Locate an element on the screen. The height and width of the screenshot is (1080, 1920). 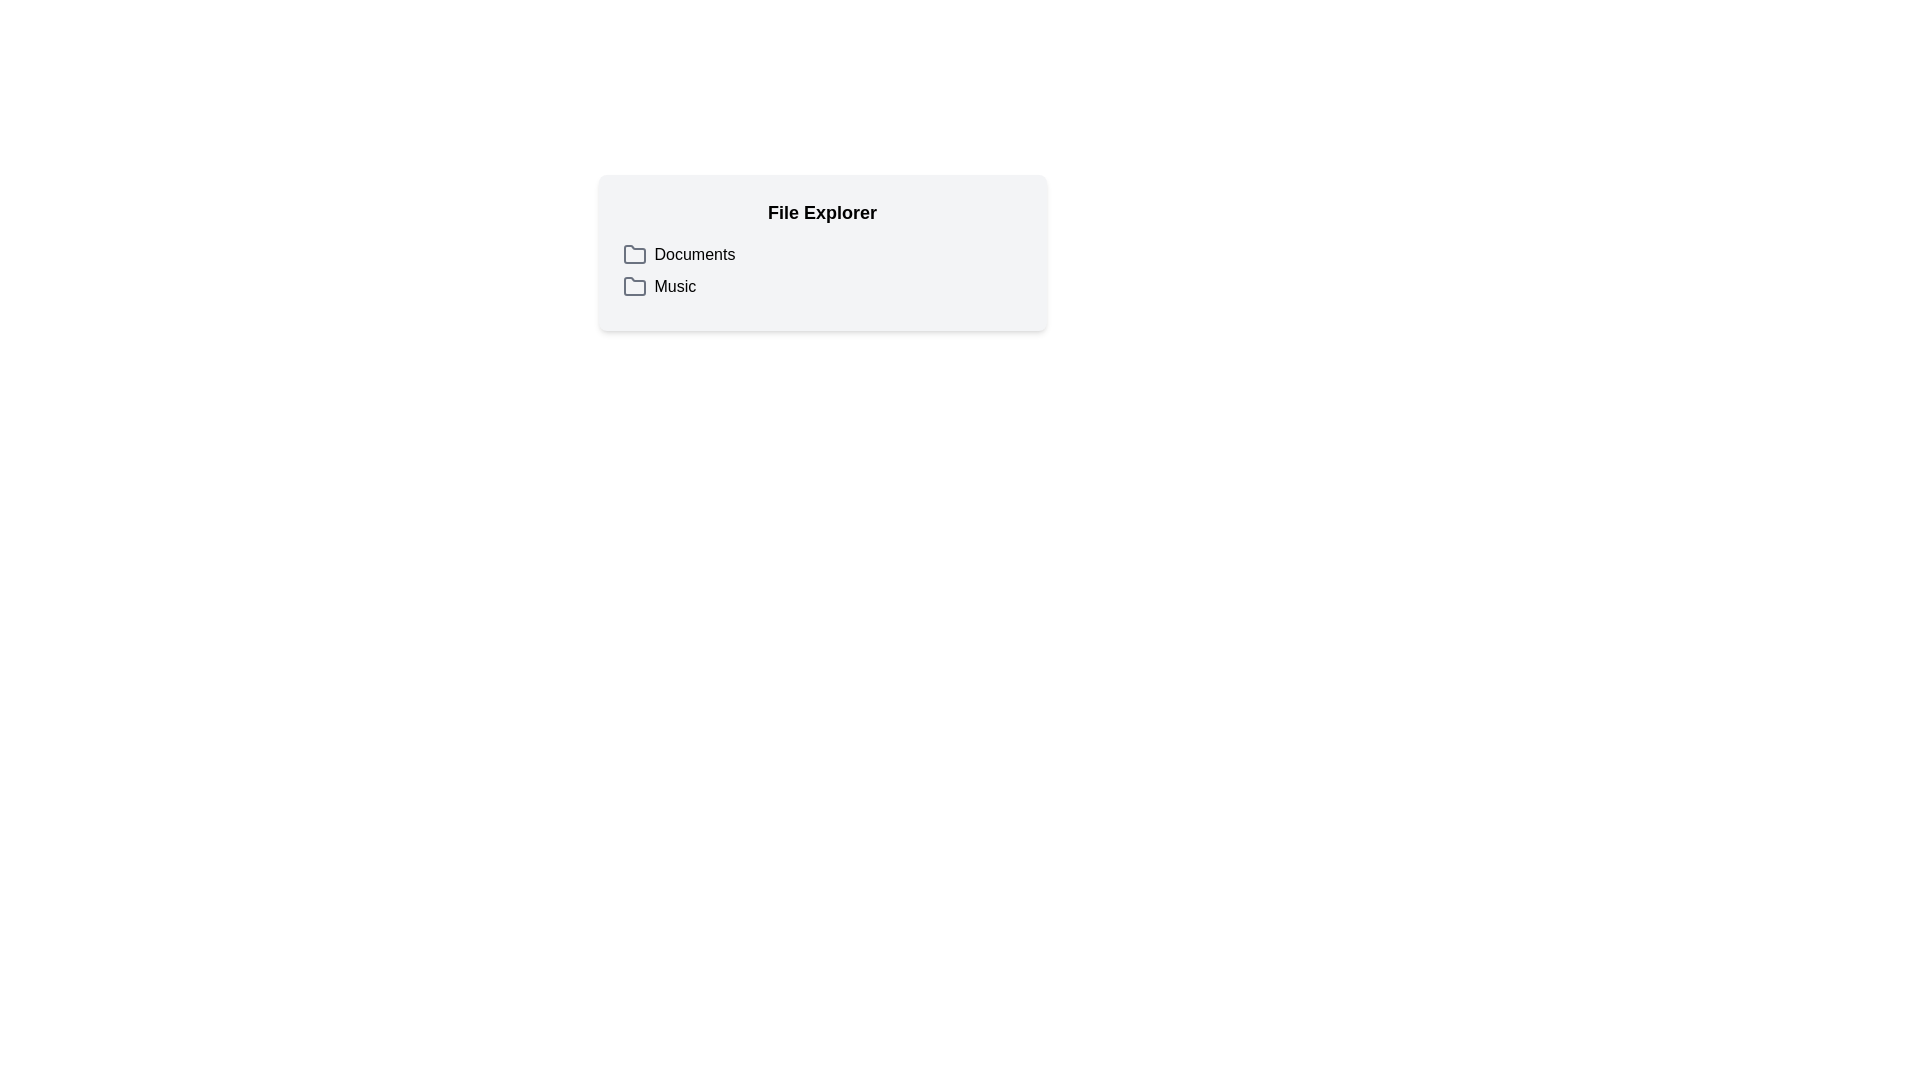
the folder icon labeled 'Music' located in the second row of folder items in the 'File Explorer' section is located at coordinates (633, 286).